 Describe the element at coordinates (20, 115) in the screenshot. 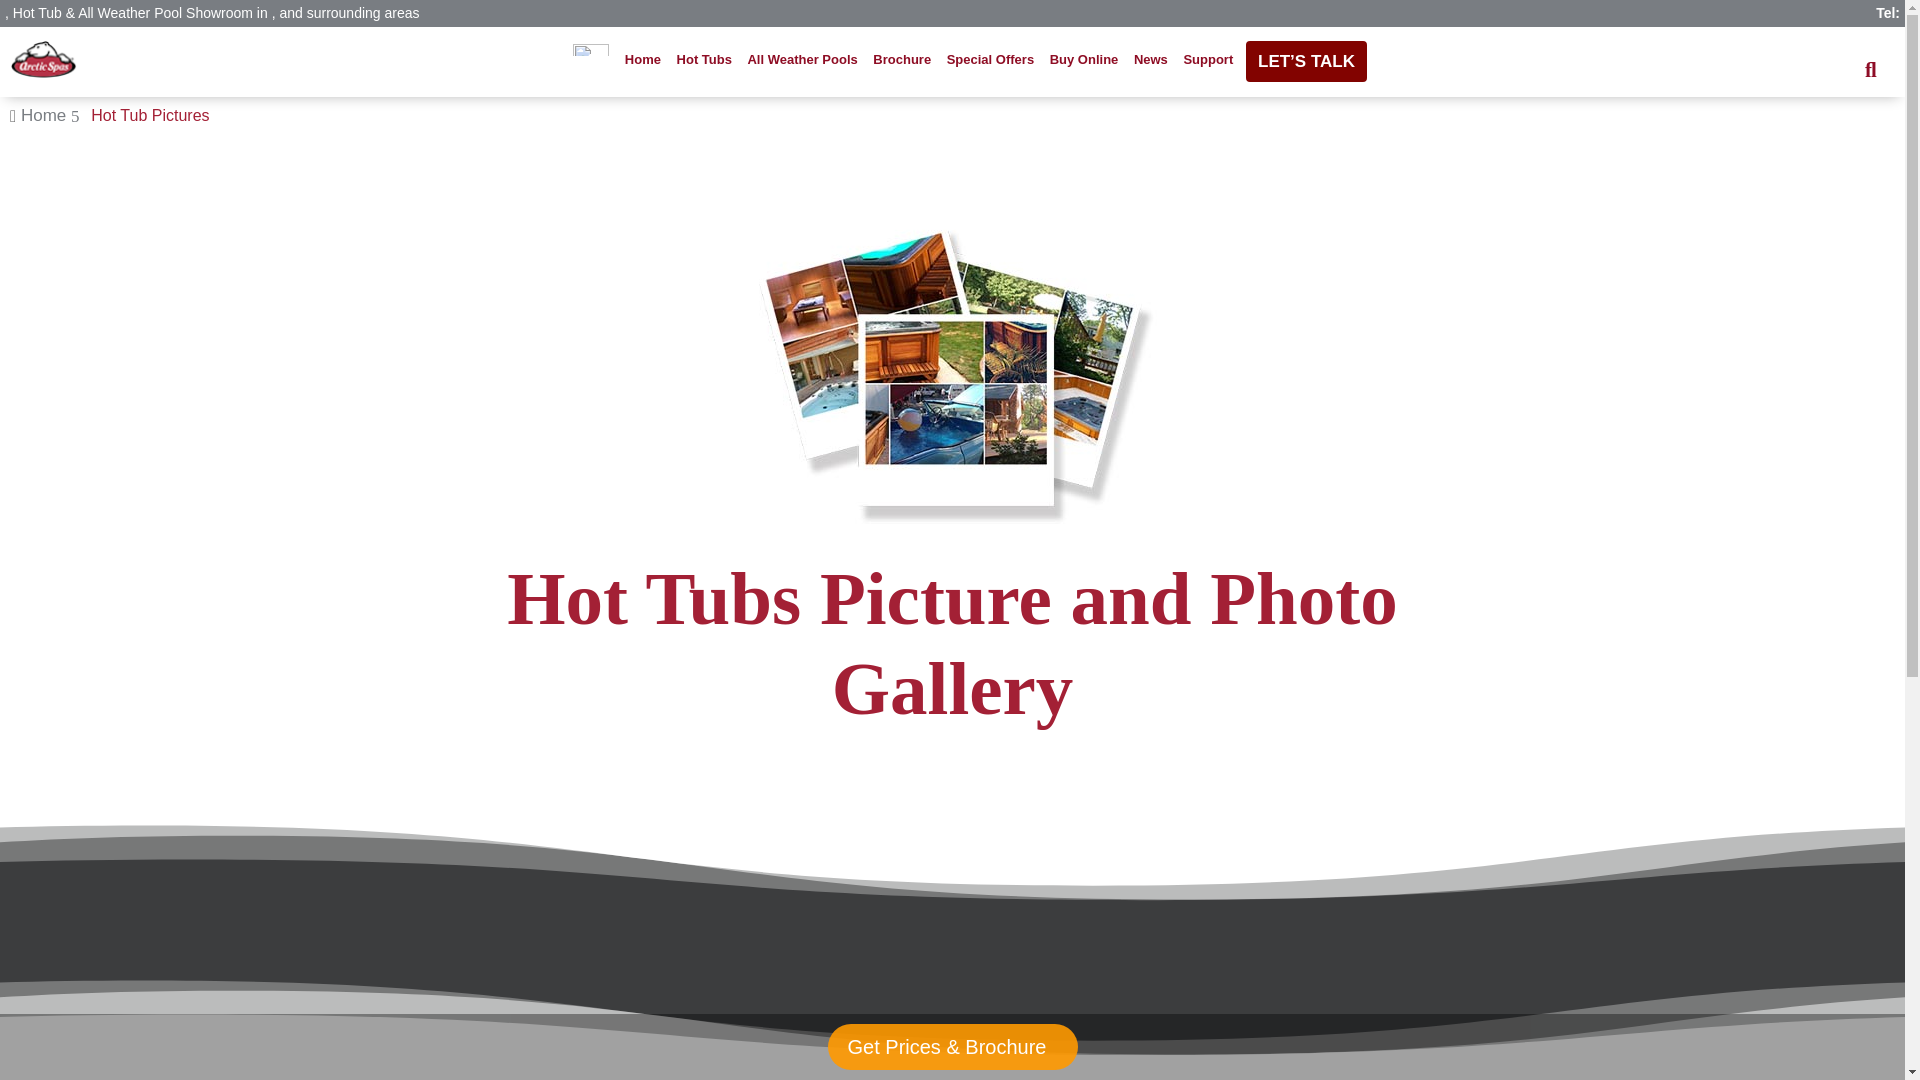

I see `'Home'` at that location.